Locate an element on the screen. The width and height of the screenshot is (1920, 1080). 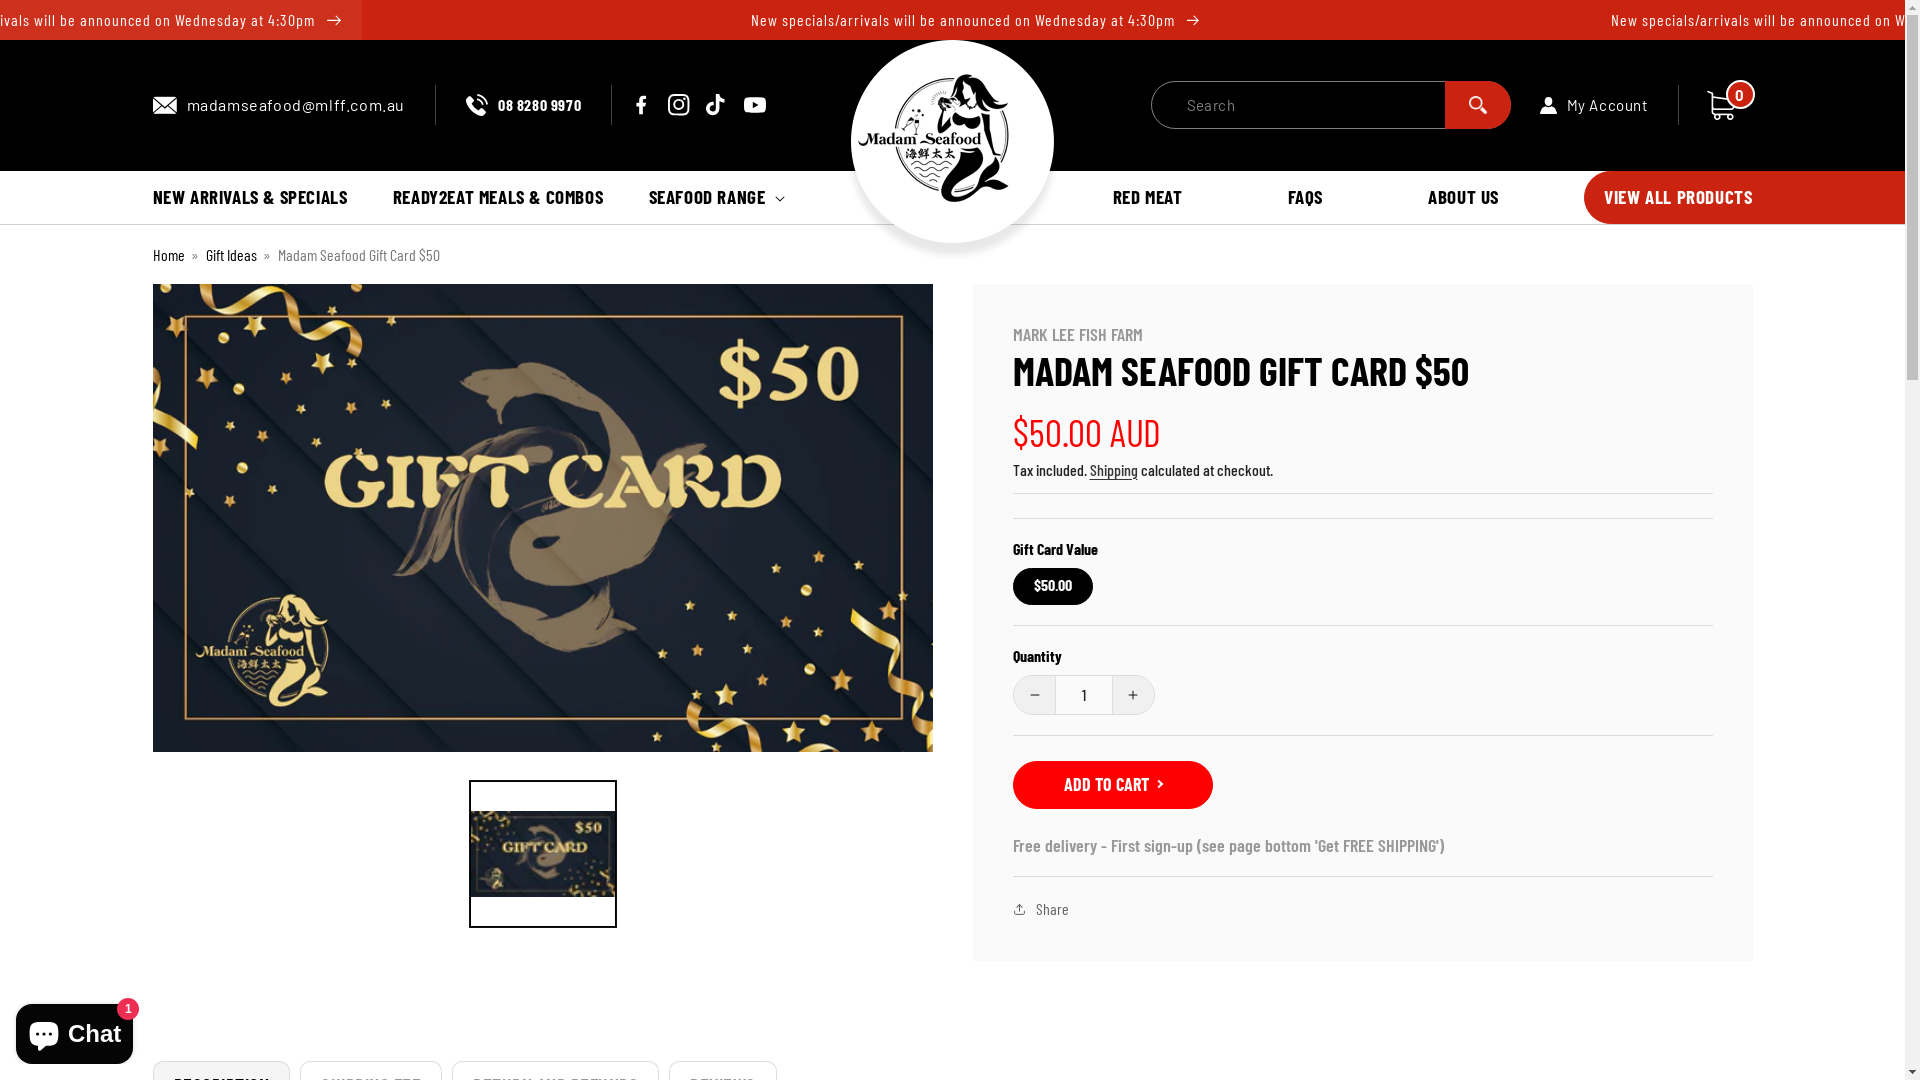
'Shipping' is located at coordinates (1112, 469).